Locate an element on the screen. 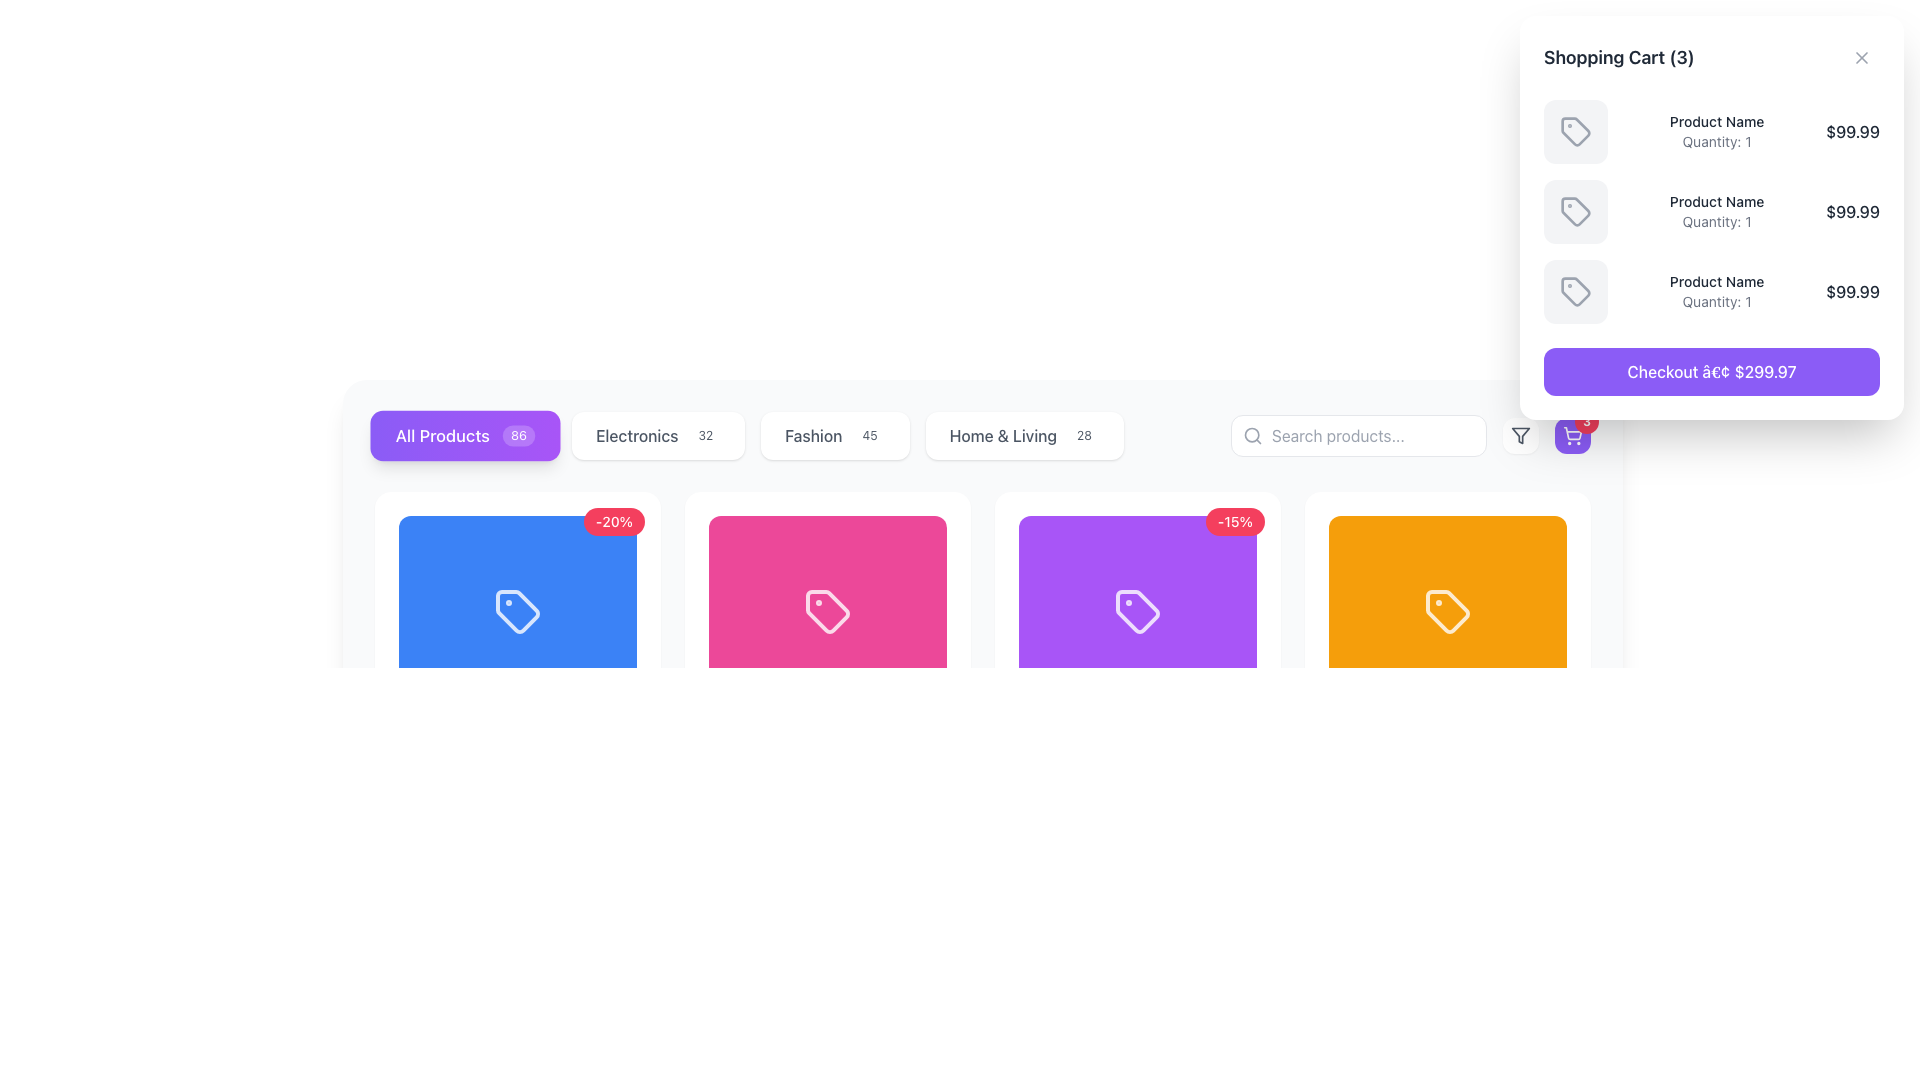  the shopping cart icon with a purple circular background and a red badge showing '3' is located at coordinates (1572, 434).